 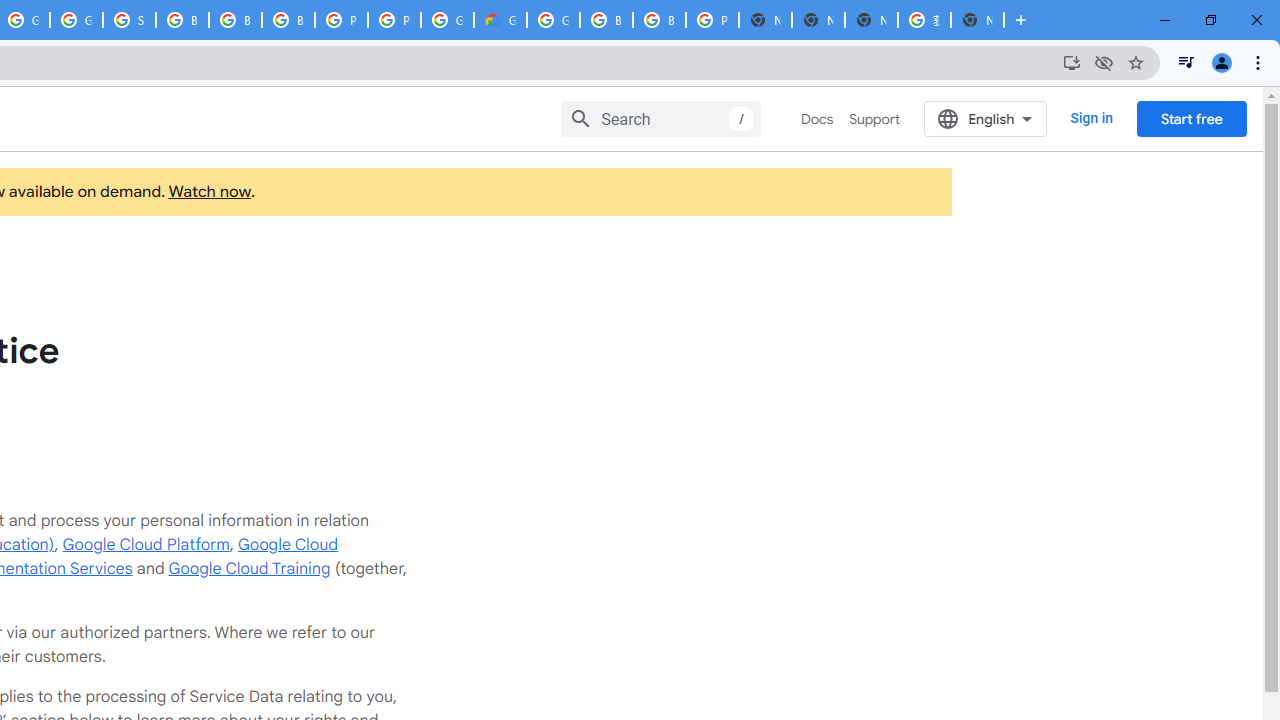 I want to click on 'Start free', so click(x=1191, y=118).